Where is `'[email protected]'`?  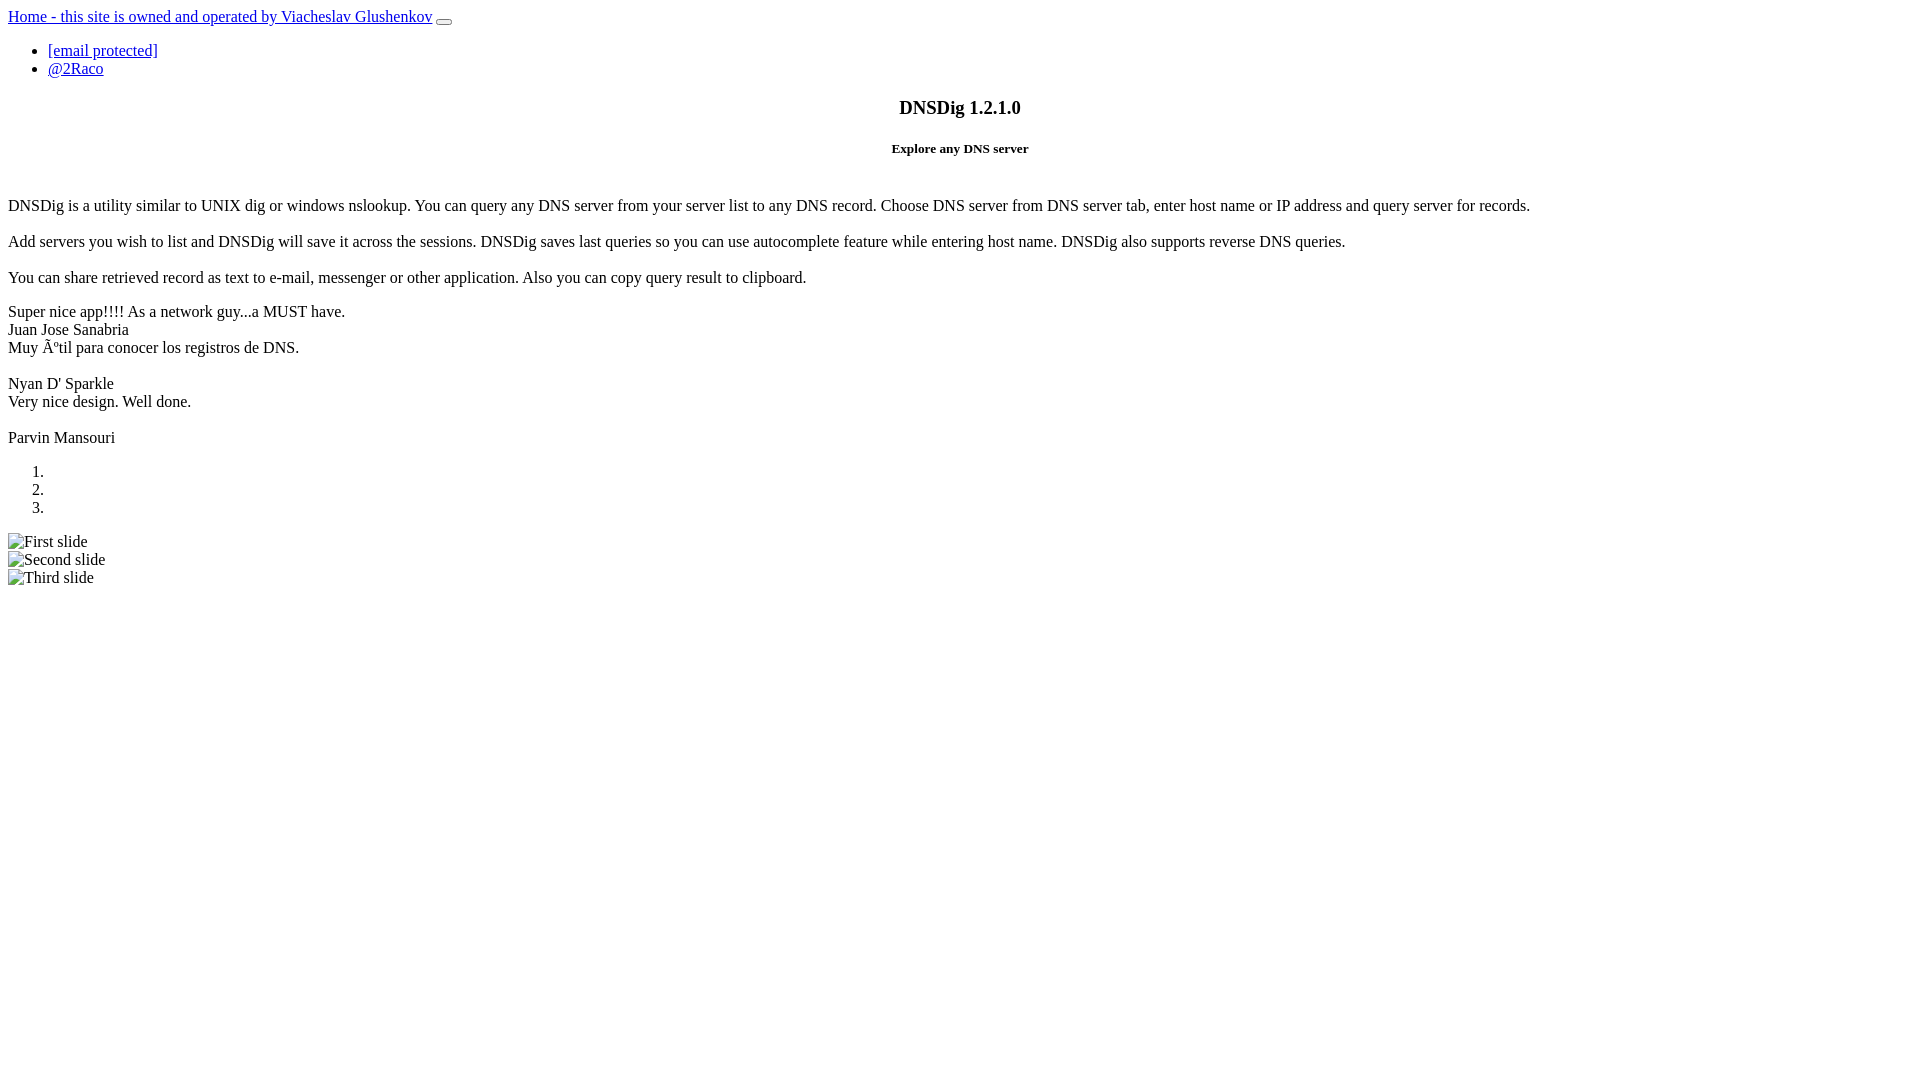 '[email protected]' is located at coordinates (48, 49).